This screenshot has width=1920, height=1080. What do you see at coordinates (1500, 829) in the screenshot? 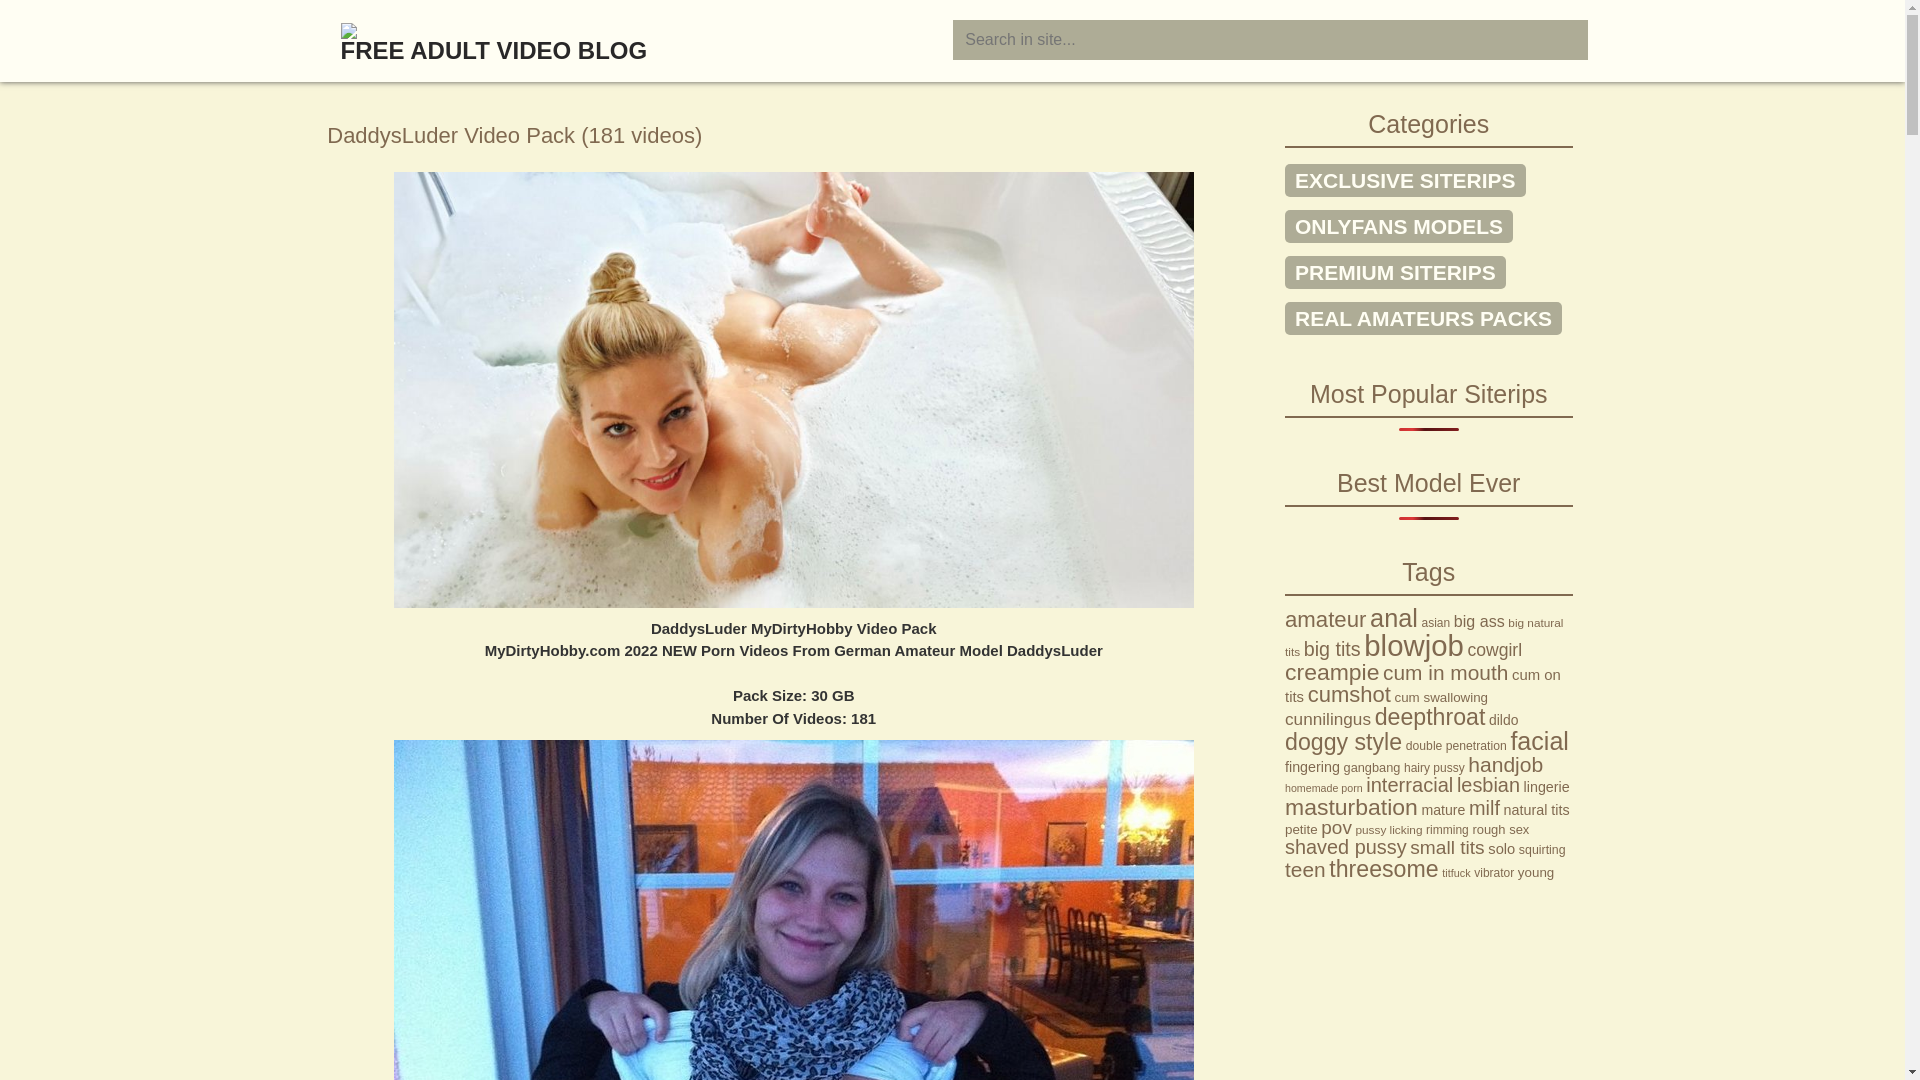
I see `'rough sex'` at bounding box center [1500, 829].